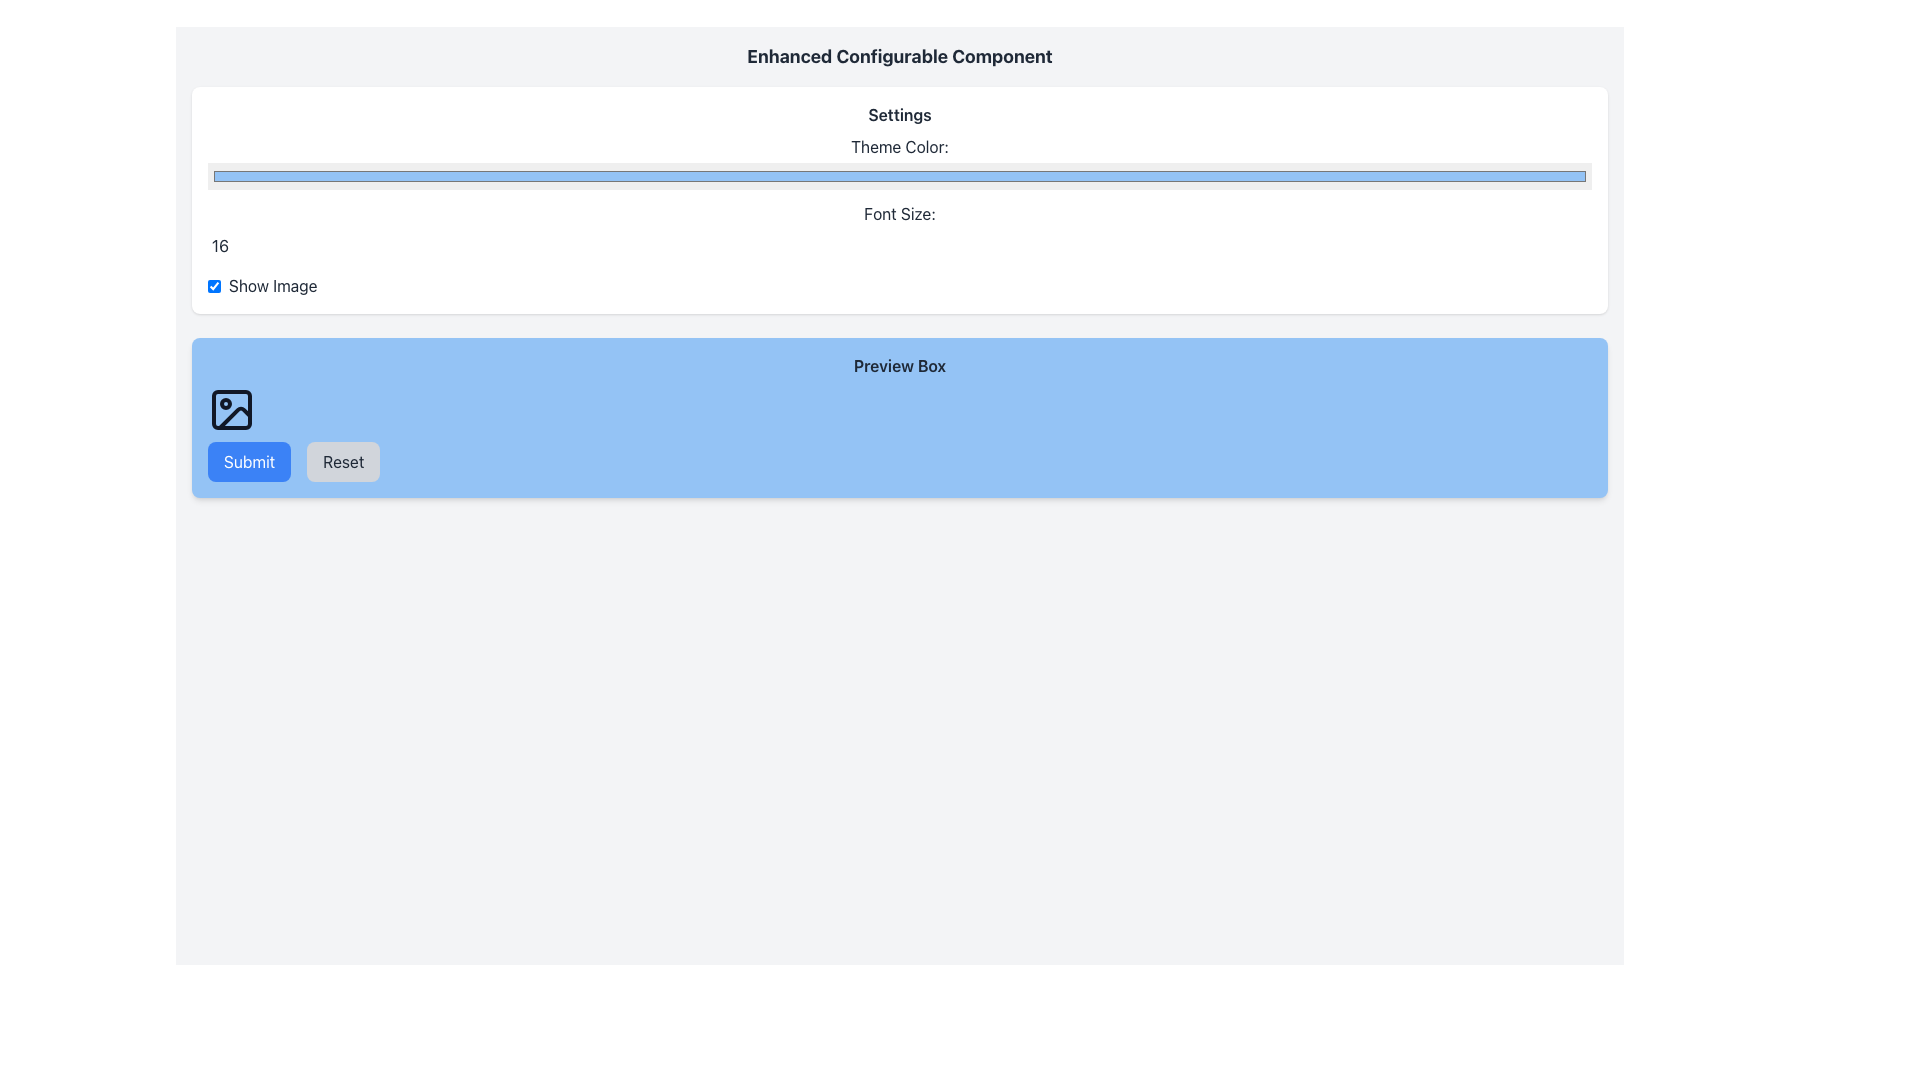  What do you see at coordinates (231, 408) in the screenshot?
I see `the decorative square component with rounded corners, styled with a light blue fill, located at the center of the image icon in the preview box` at bounding box center [231, 408].